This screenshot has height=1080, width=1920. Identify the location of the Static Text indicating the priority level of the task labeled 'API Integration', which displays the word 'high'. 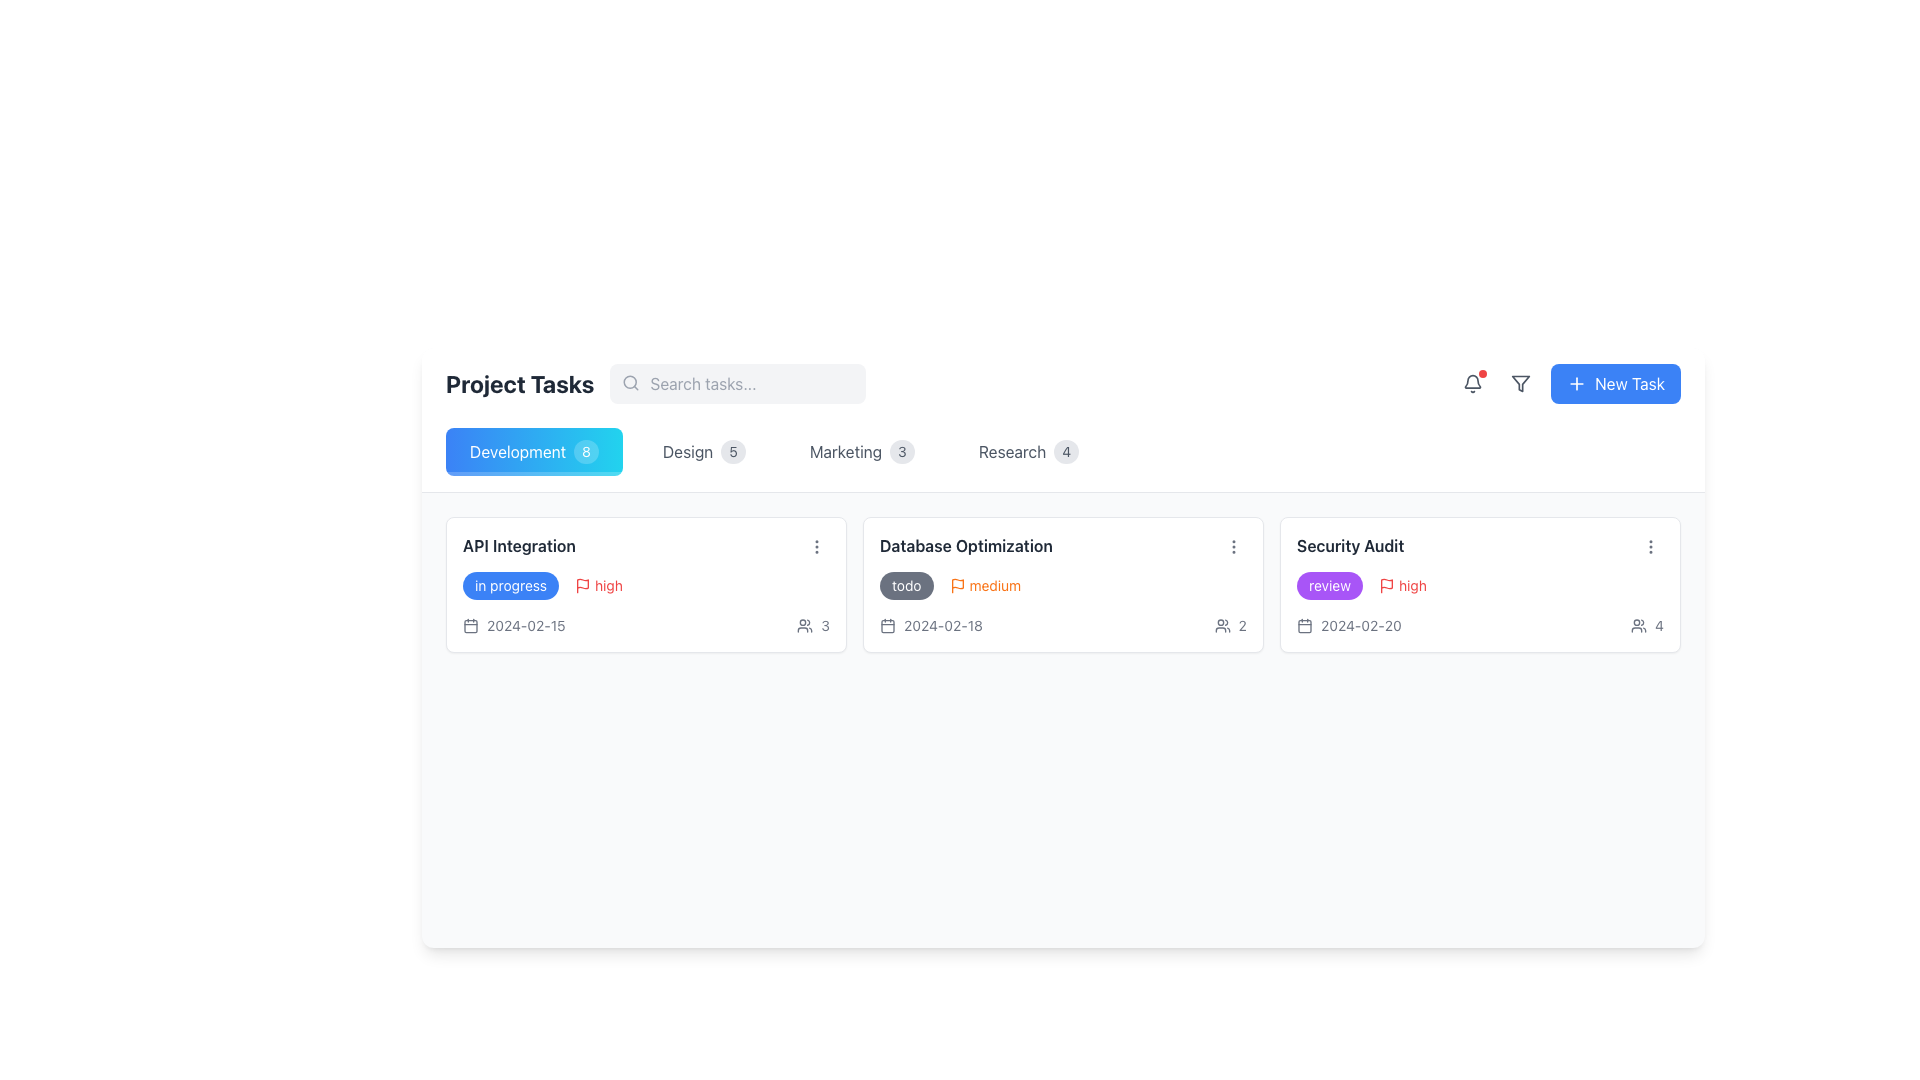
(608, 585).